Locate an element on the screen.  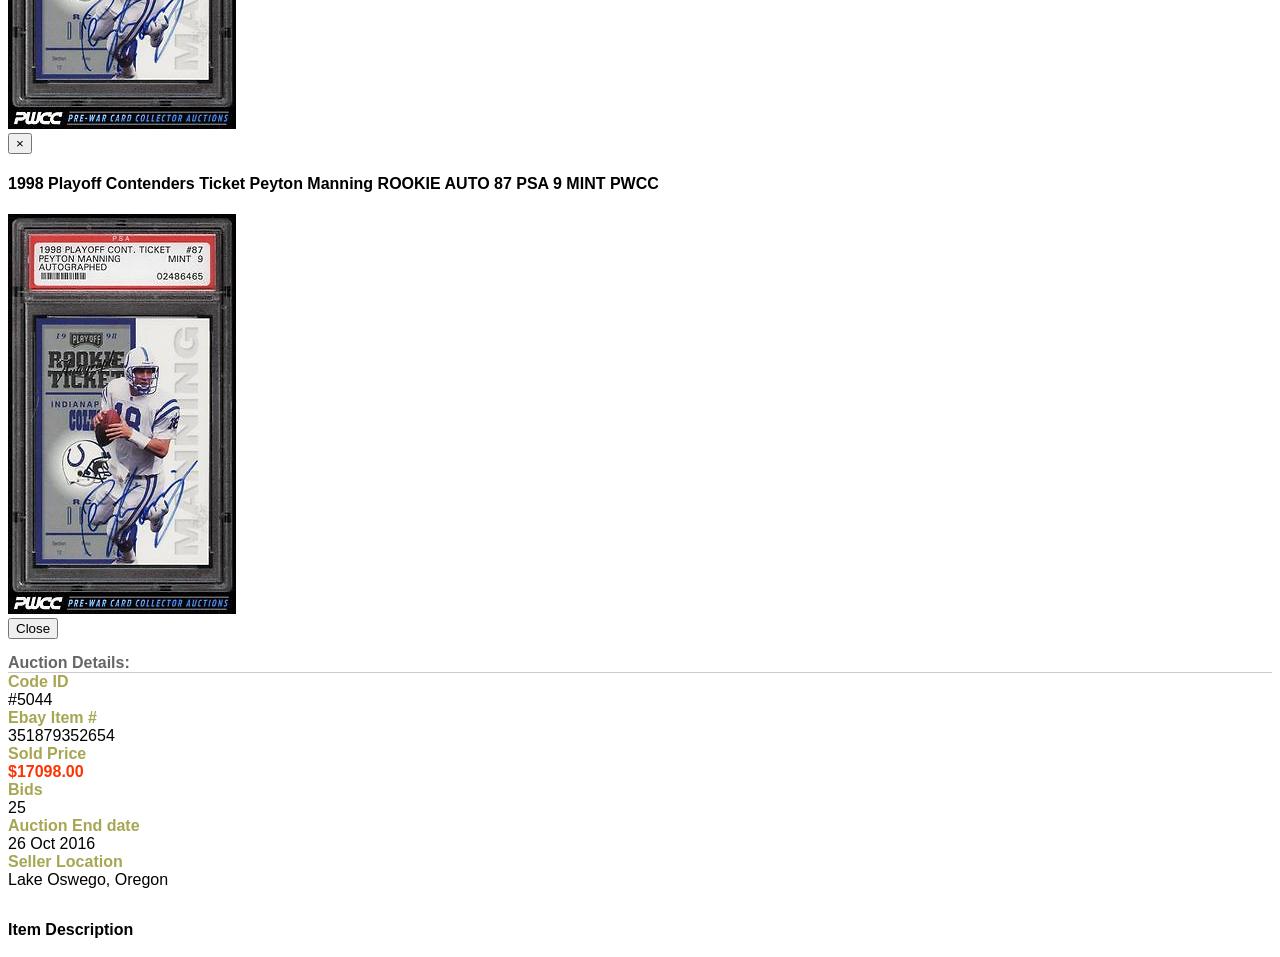
'26 Oct 2016' is located at coordinates (51, 842).